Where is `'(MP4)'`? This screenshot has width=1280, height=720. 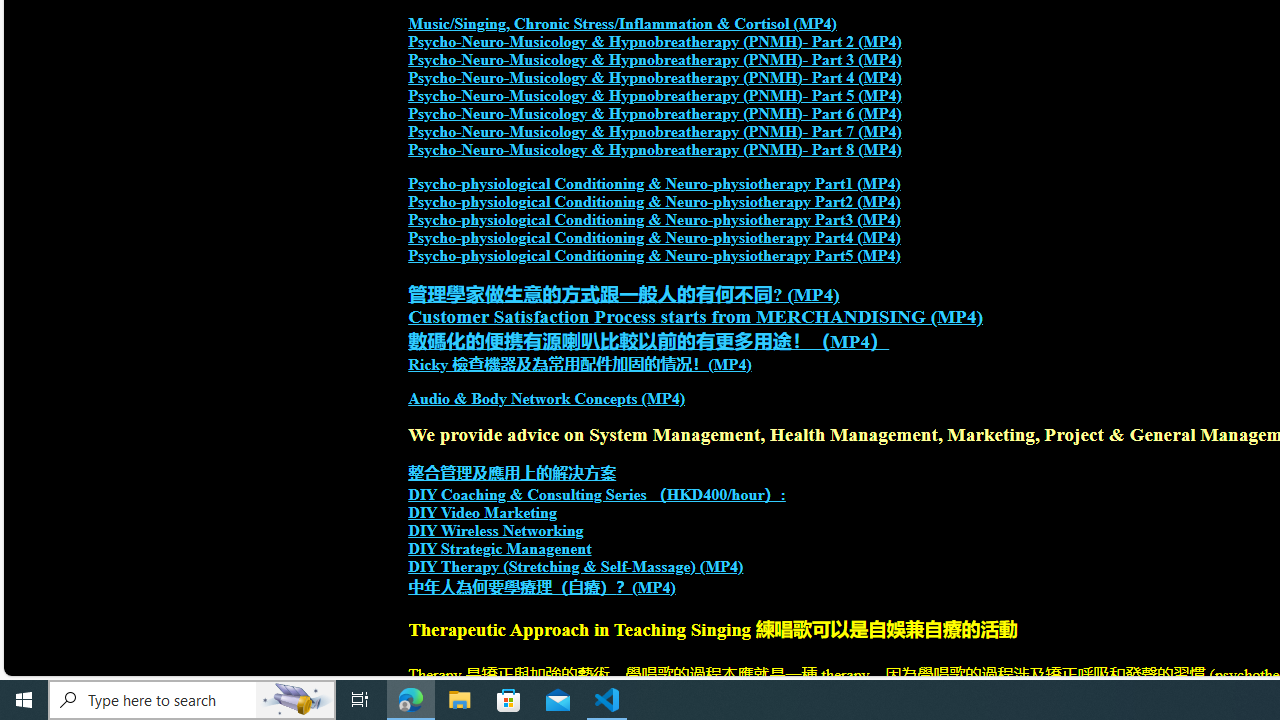
'(MP4)' is located at coordinates (654, 586).